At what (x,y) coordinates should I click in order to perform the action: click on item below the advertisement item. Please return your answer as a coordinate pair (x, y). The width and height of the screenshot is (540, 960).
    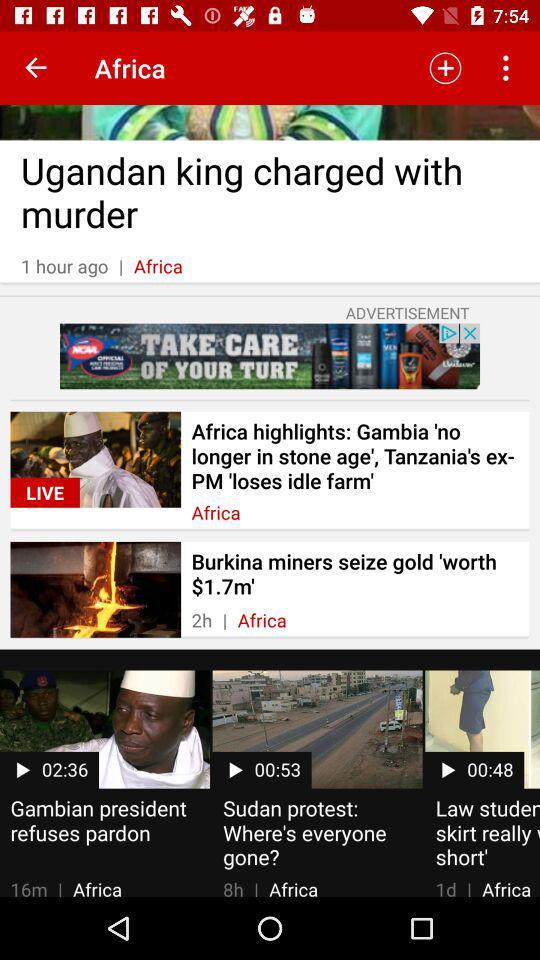
    Looking at the image, I should click on (270, 356).